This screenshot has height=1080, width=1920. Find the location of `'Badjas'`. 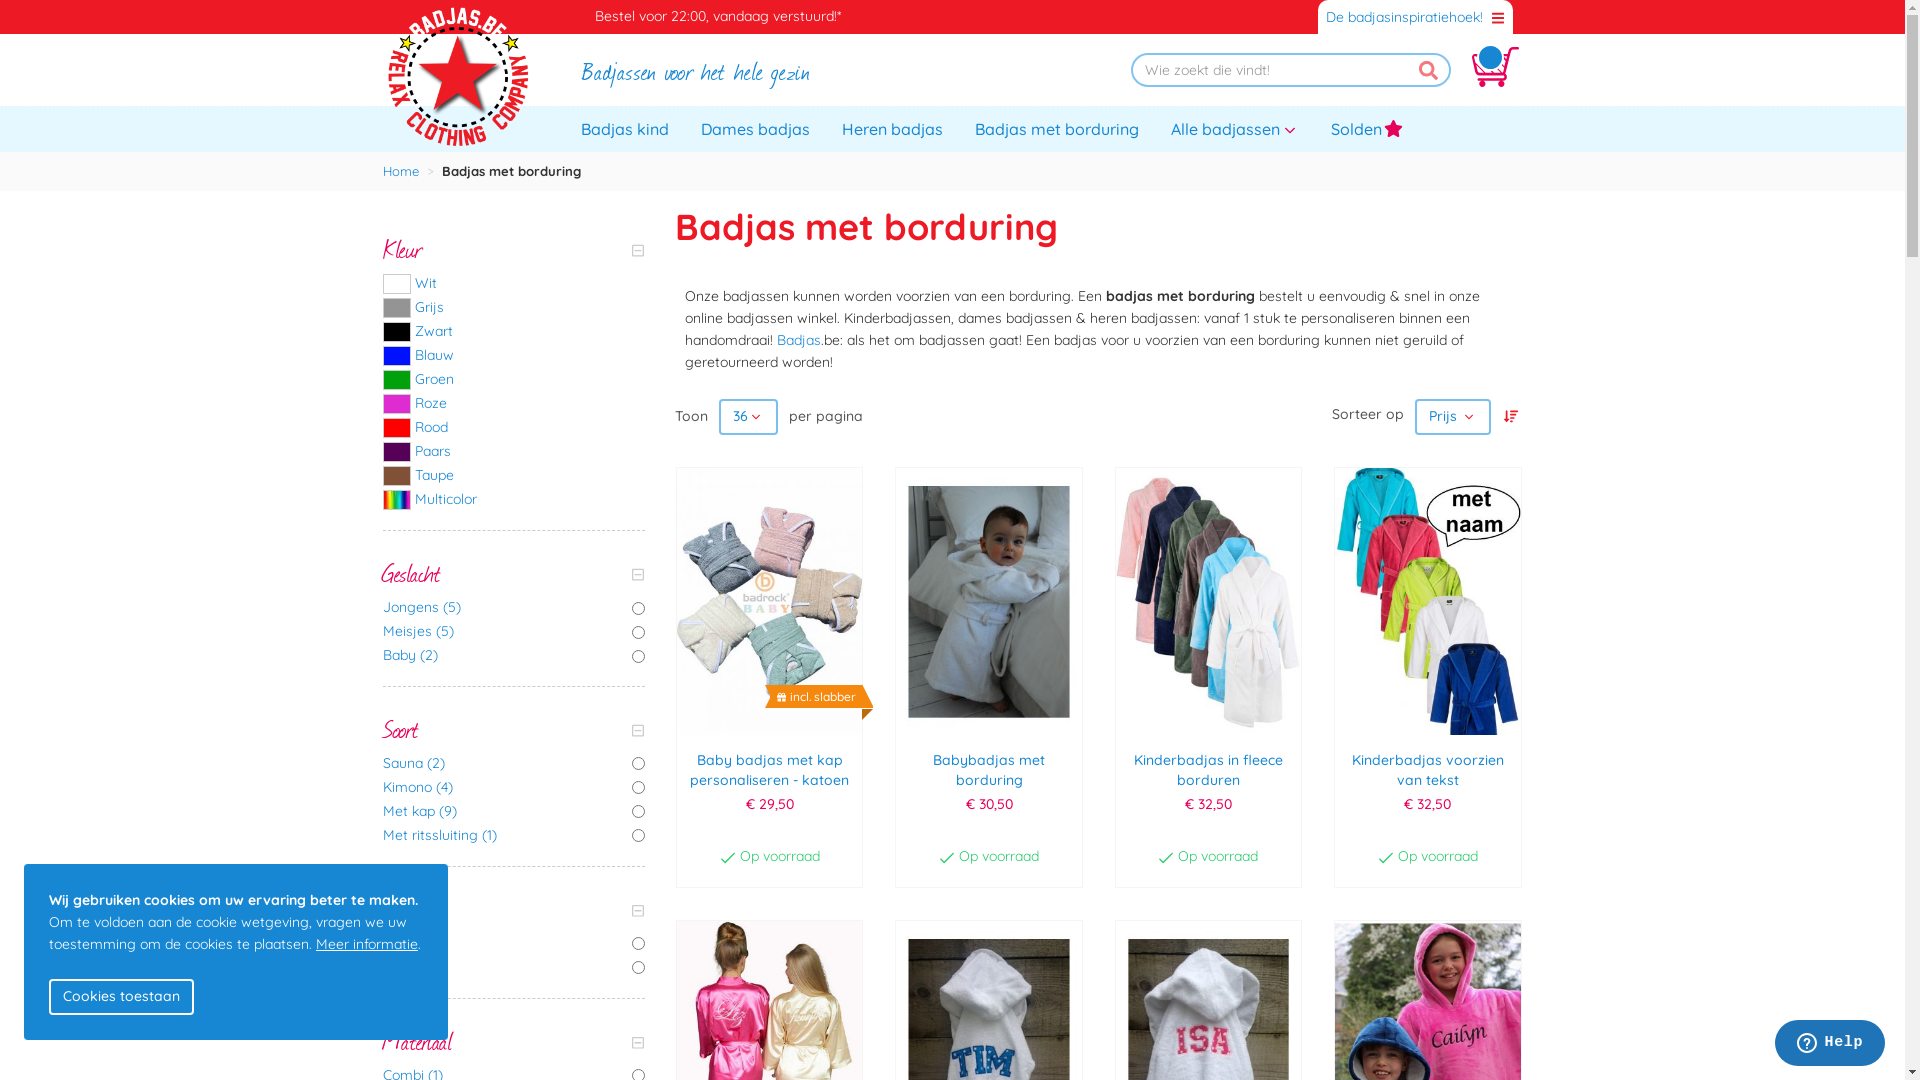

'Badjas' is located at coordinates (797, 338).